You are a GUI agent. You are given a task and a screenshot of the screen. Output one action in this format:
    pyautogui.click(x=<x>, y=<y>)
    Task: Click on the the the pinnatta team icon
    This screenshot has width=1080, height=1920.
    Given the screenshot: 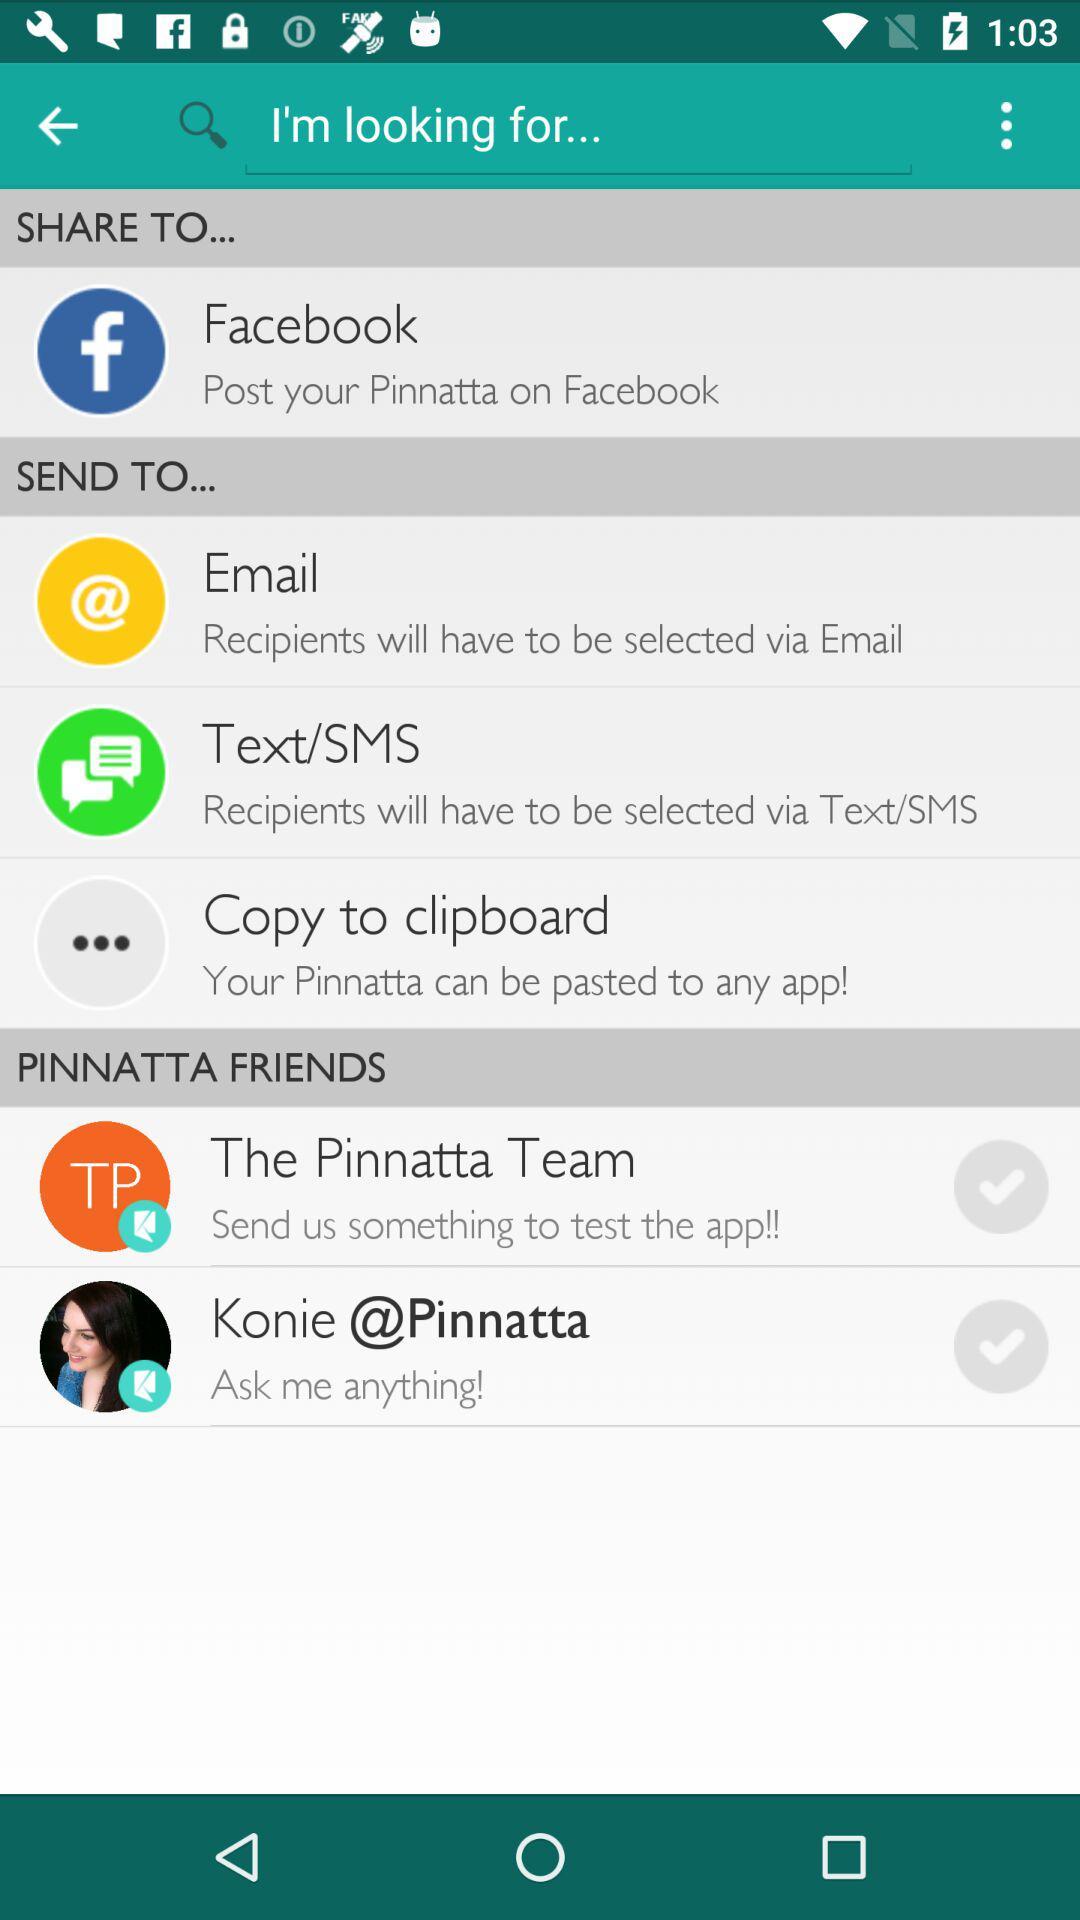 What is the action you would take?
    pyautogui.click(x=566, y=1186)
    